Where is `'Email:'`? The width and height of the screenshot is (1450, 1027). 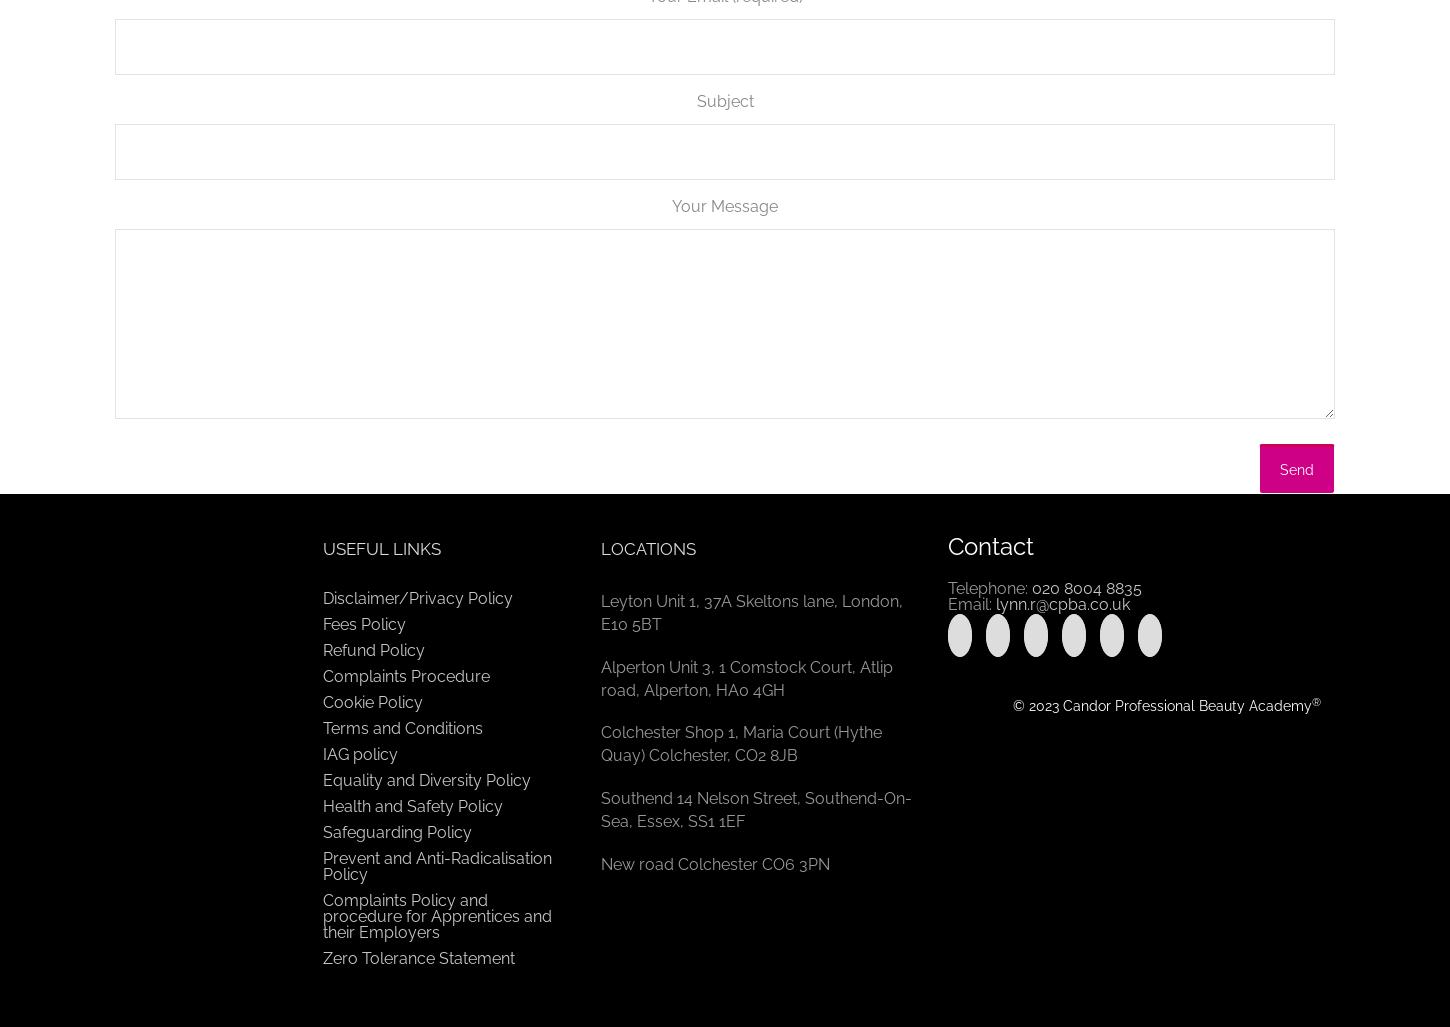 'Email:' is located at coordinates (970, 604).